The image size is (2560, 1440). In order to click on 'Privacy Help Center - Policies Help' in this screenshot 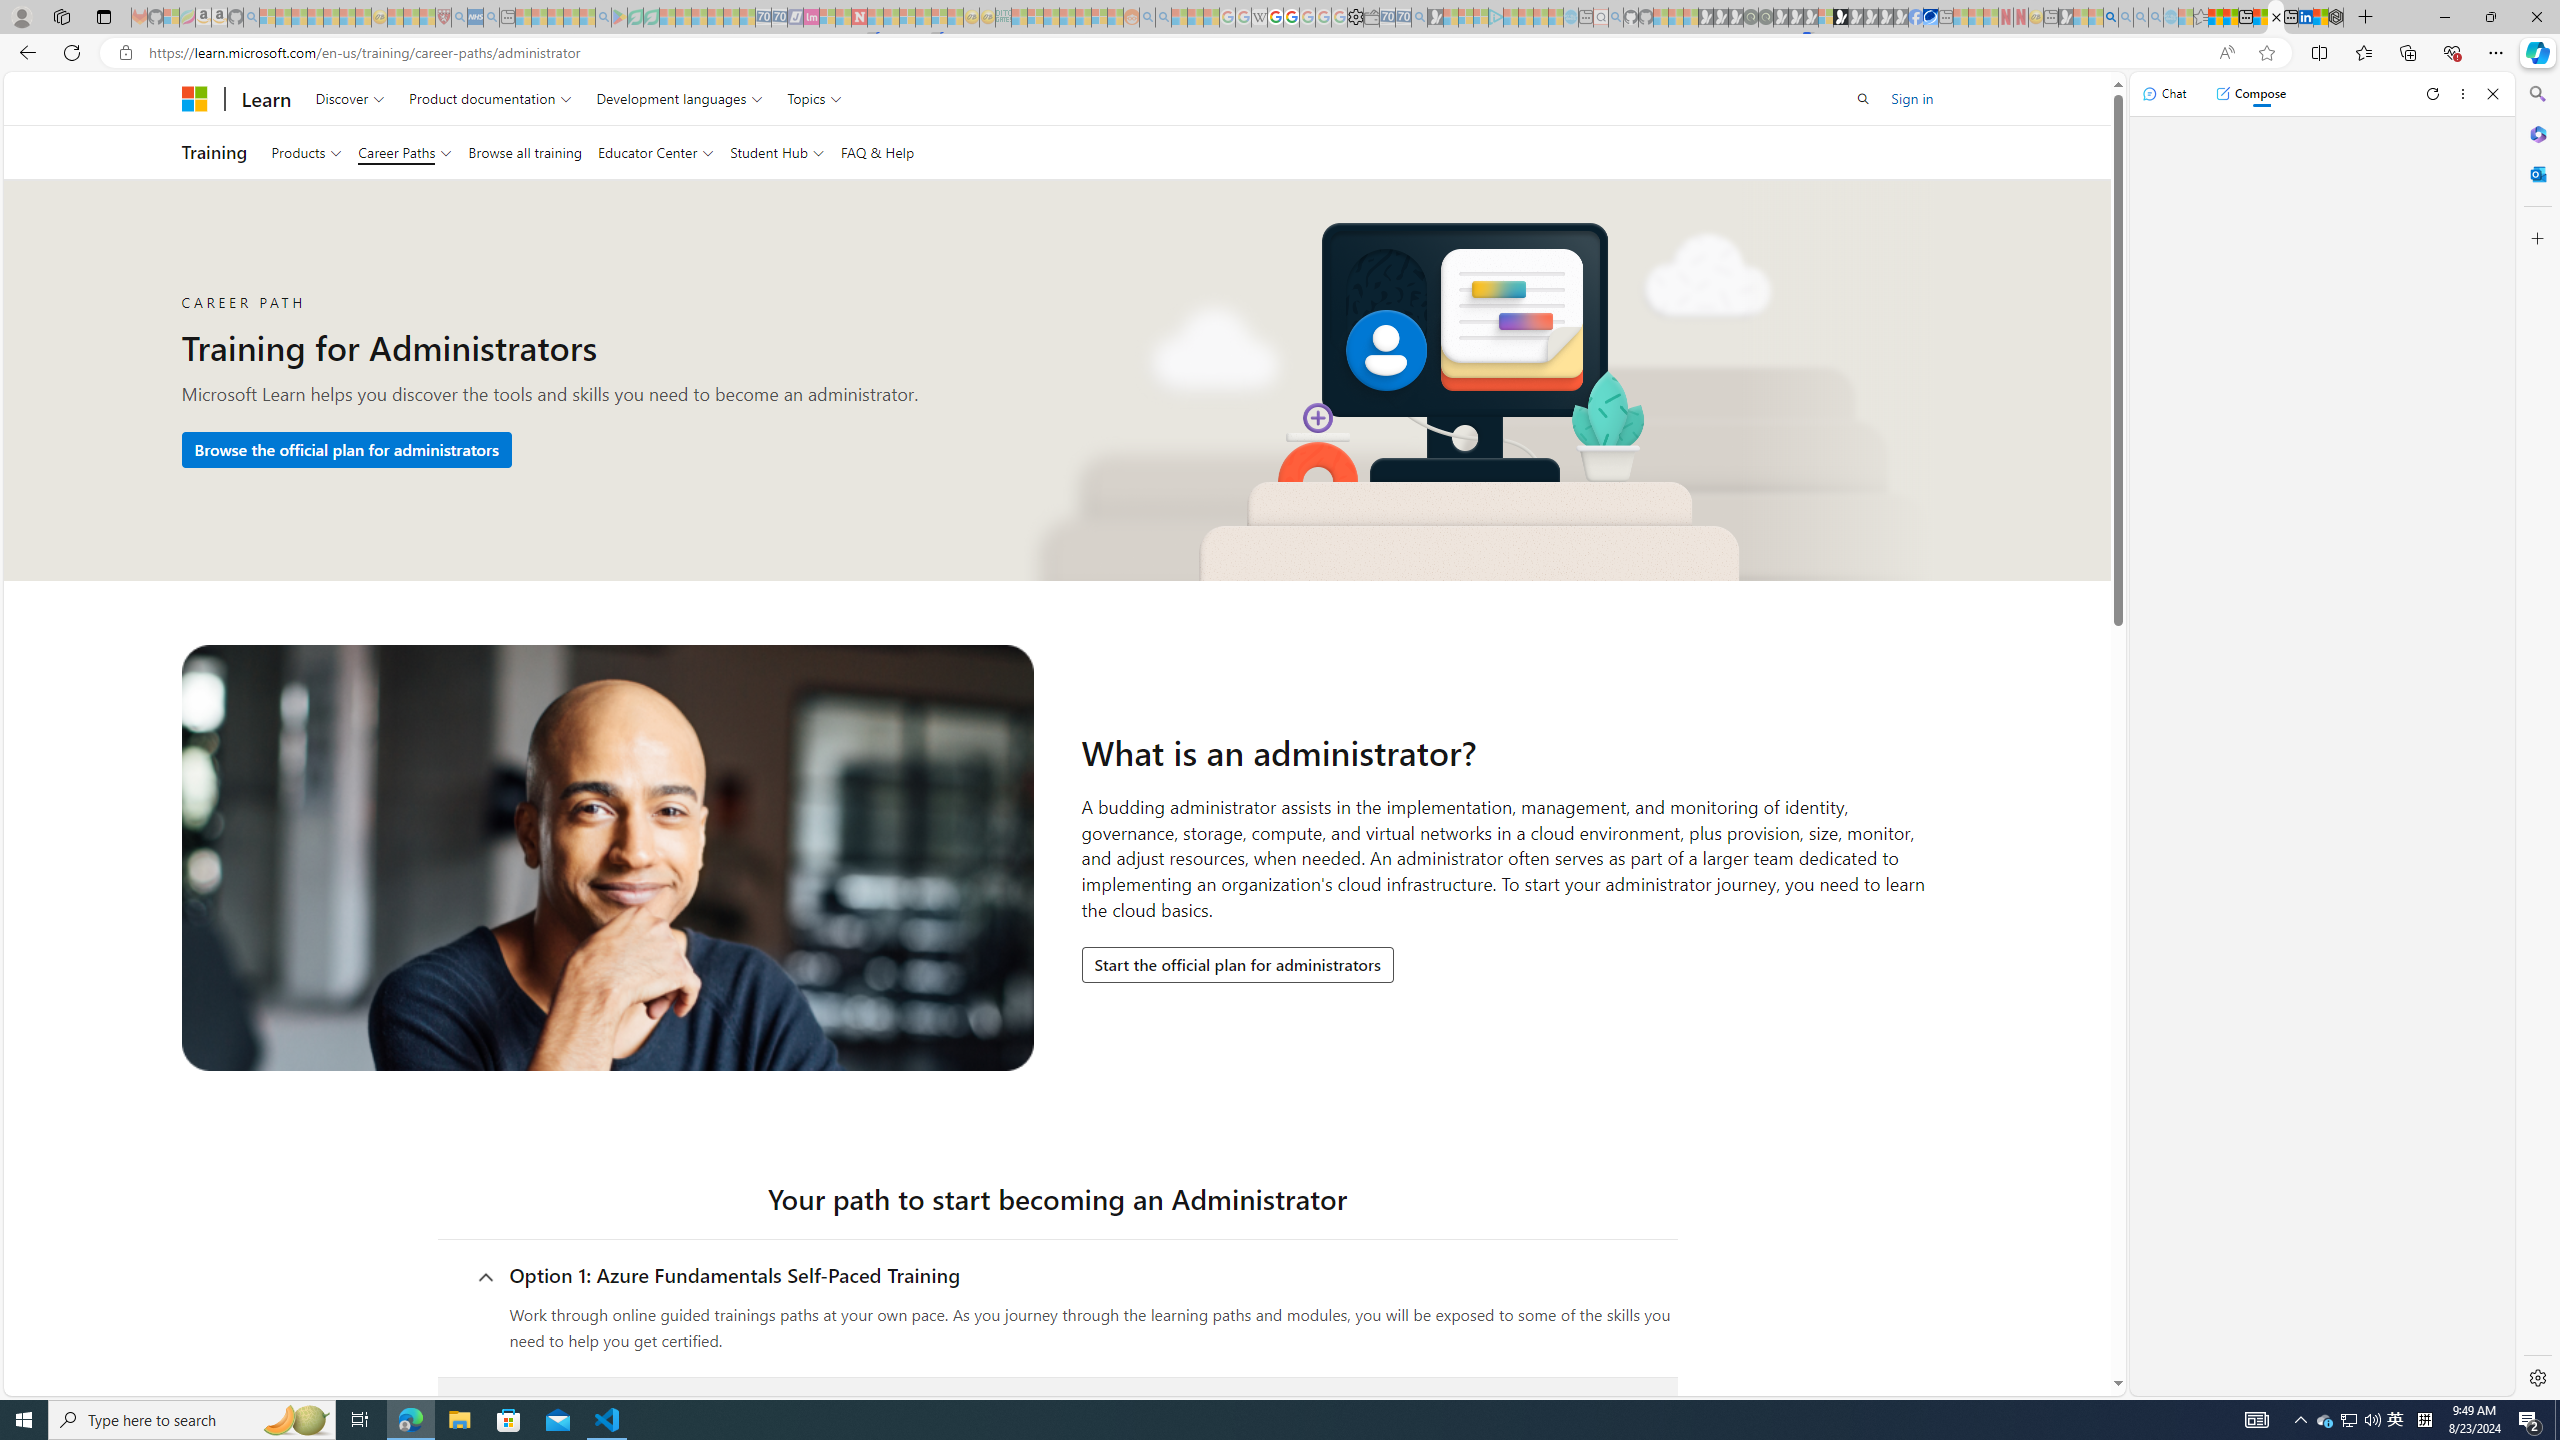, I will do `click(1275, 16)`.